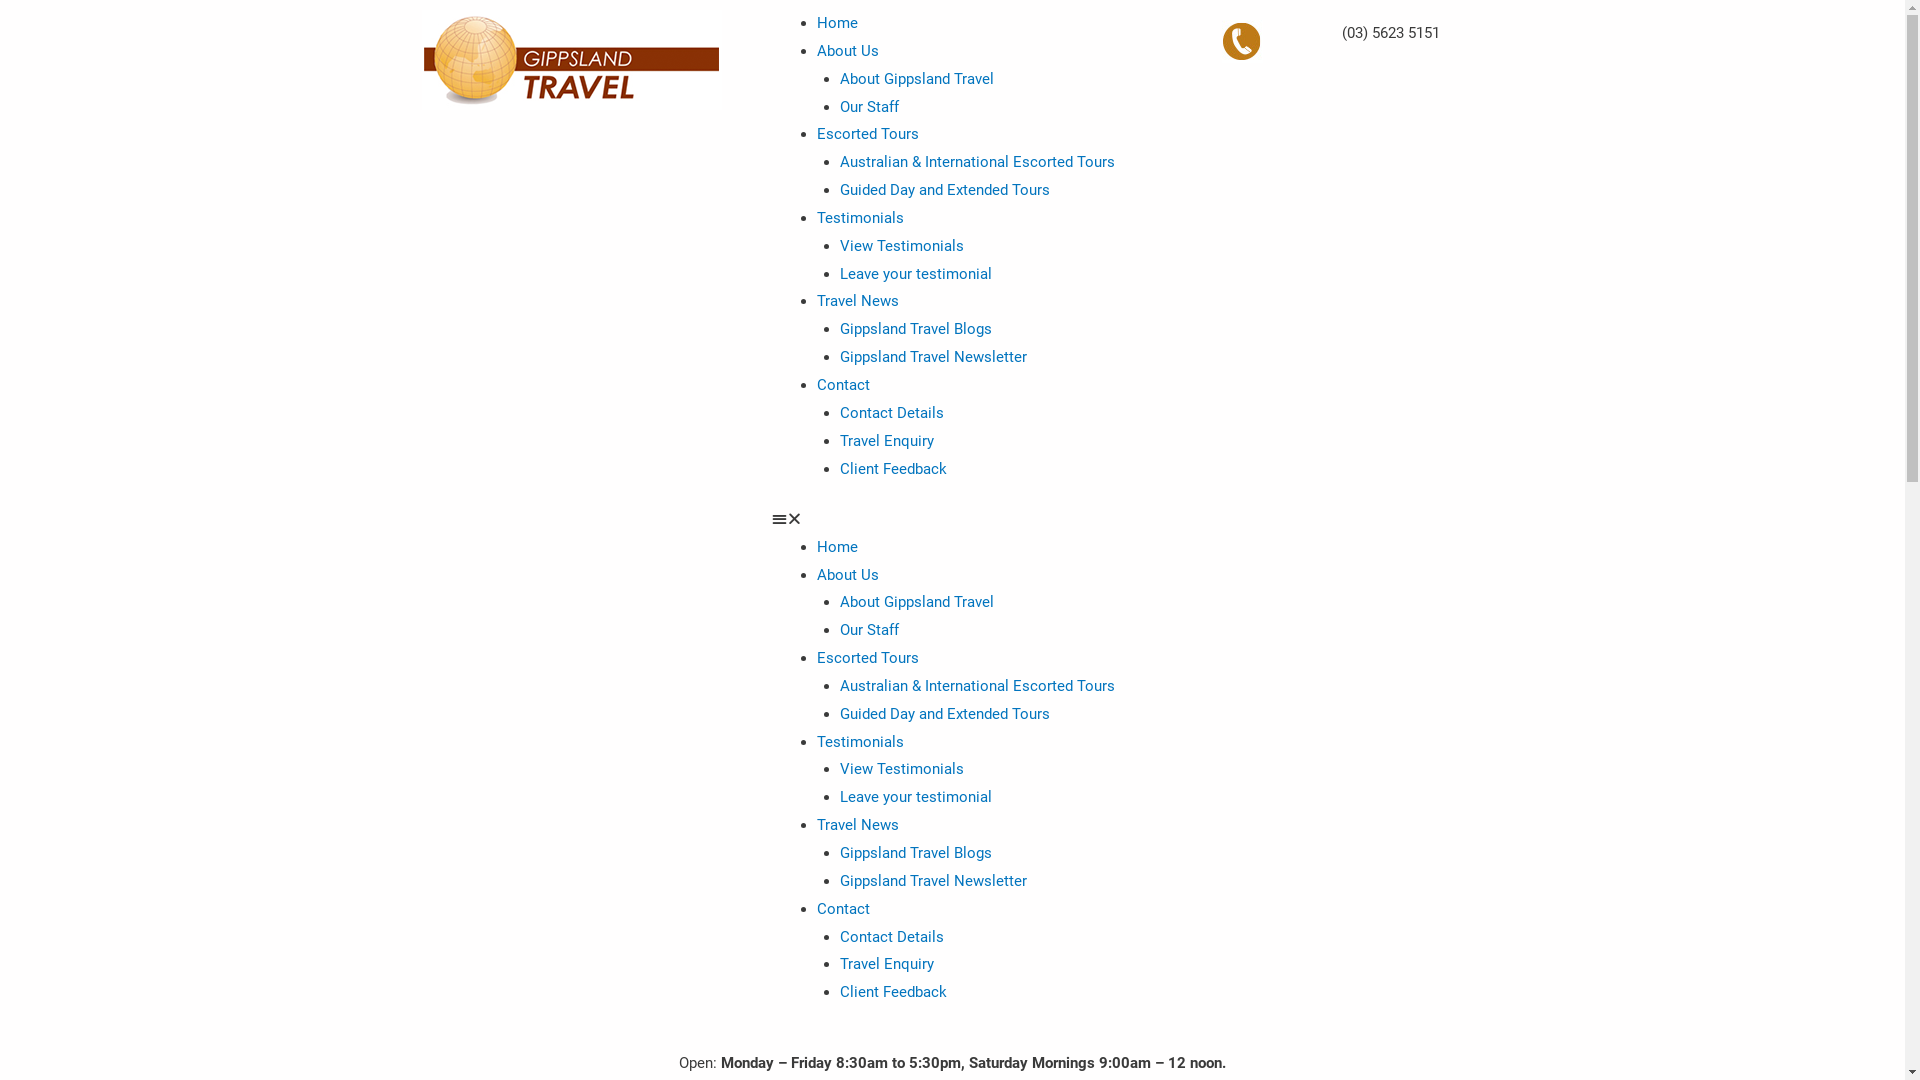 The image size is (1920, 1080). Describe the element at coordinates (901, 245) in the screenshot. I see `'View Testimonials'` at that location.